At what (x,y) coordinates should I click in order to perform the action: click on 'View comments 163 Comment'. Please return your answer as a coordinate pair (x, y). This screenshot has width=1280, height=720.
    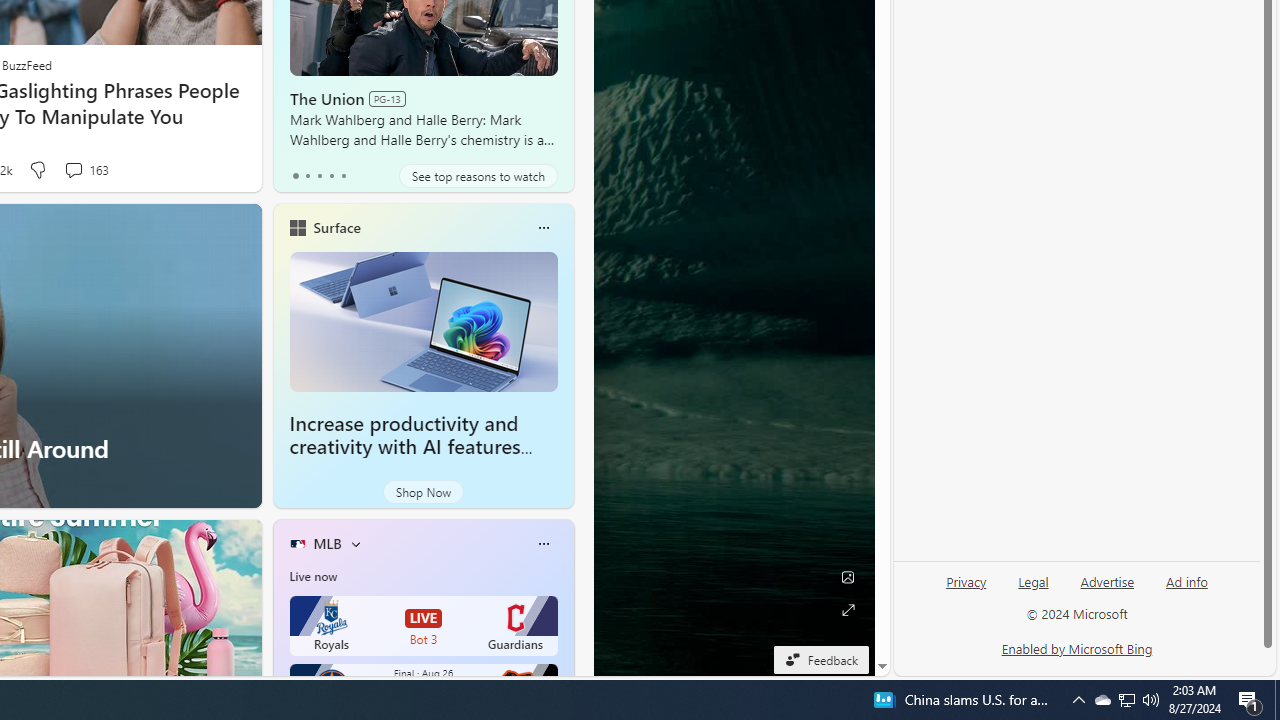
    Looking at the image, I should click on (84, 169).